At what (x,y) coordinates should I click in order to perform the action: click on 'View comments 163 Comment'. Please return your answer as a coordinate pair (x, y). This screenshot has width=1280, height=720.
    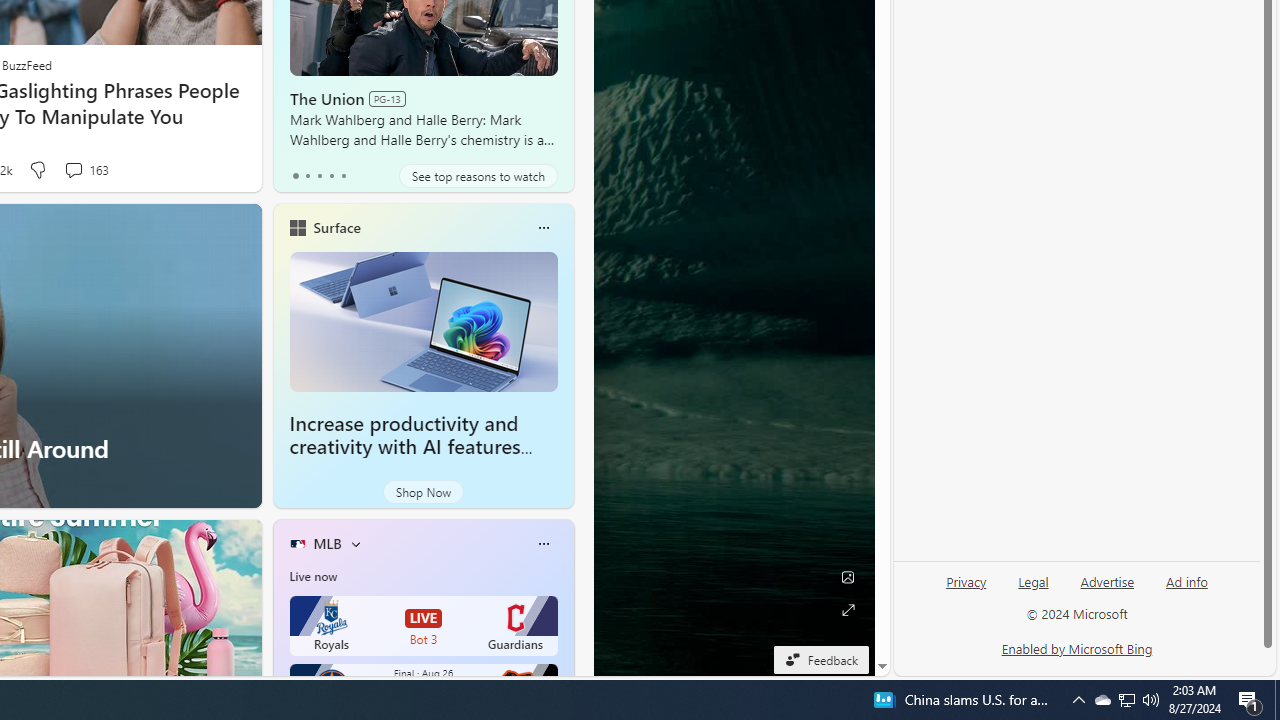
    Looking at the image, I should click on (84, 169).